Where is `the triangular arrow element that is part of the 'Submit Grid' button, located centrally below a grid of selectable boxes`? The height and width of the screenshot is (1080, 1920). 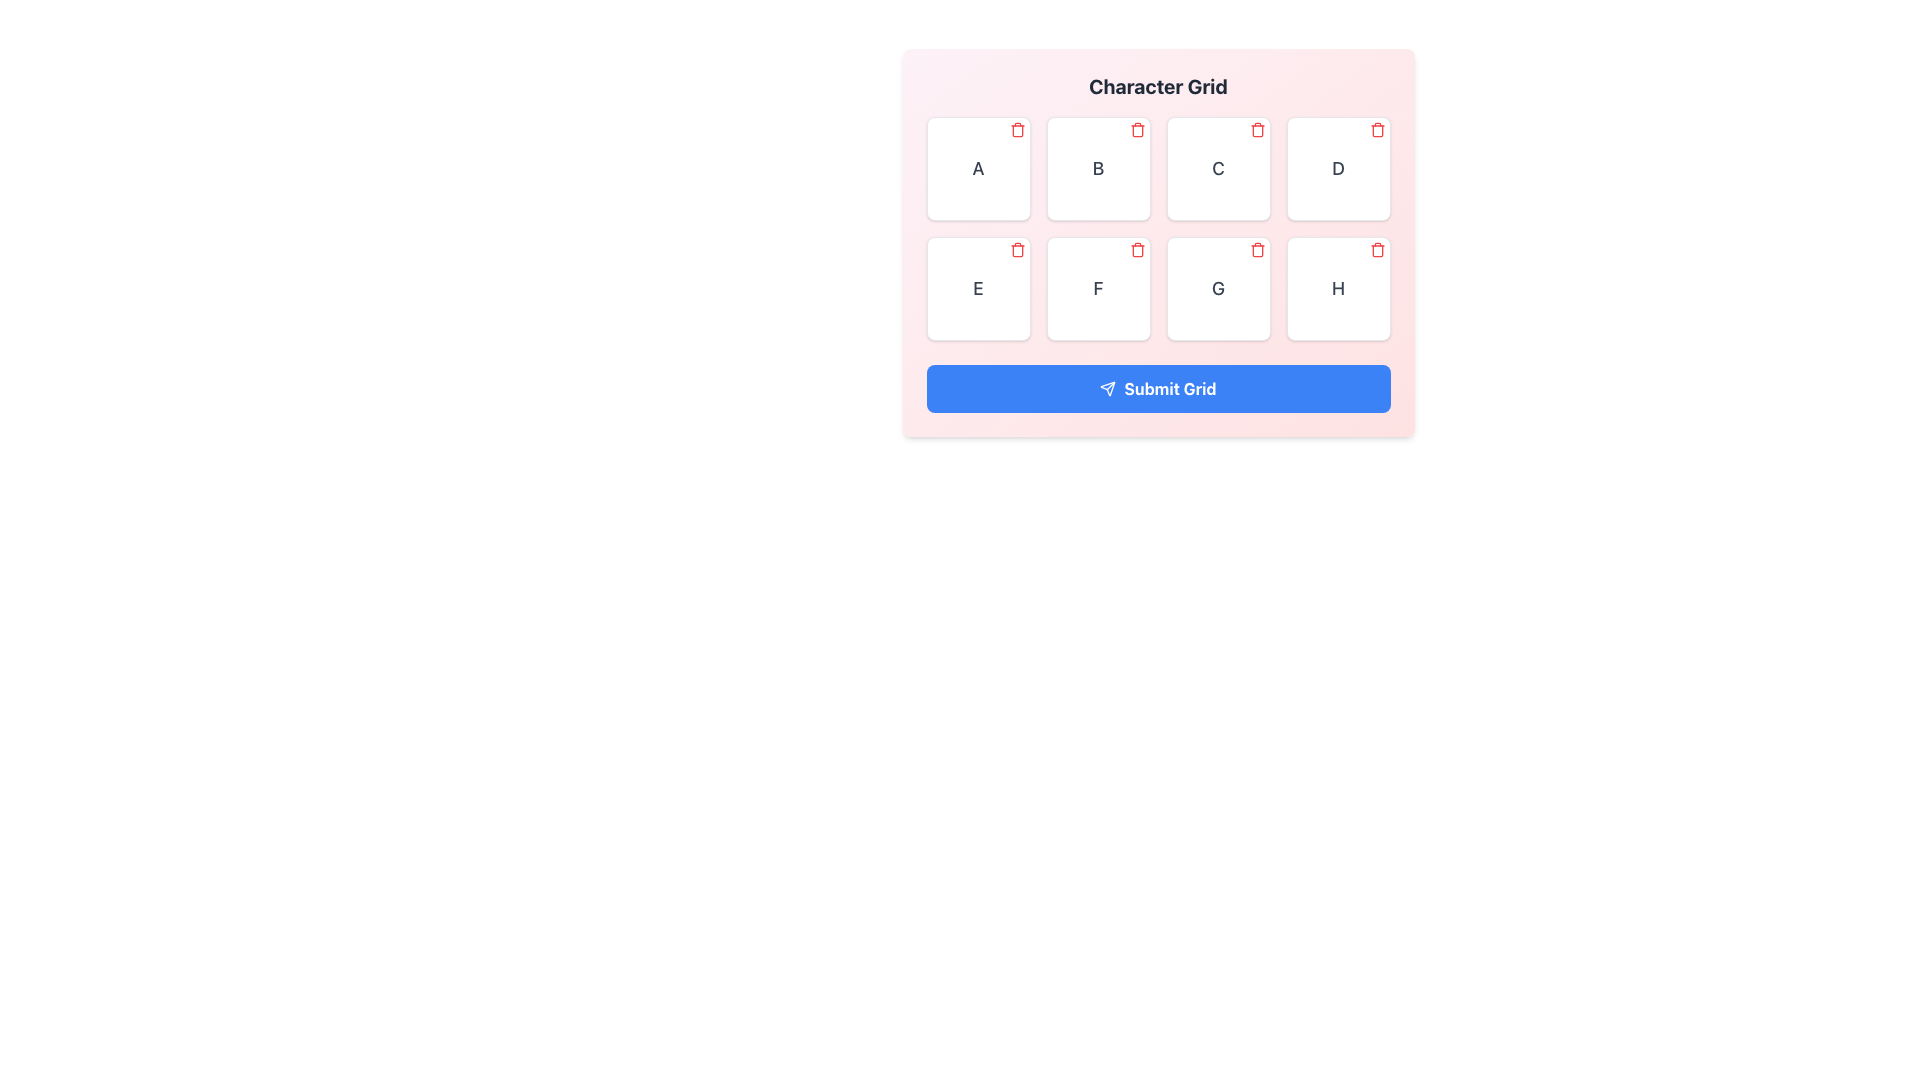
the triangular arrow element that is part of the 'Submit Grid' button, located centrally below a grid of selectable boxes is located at coordinates (1107, 389).